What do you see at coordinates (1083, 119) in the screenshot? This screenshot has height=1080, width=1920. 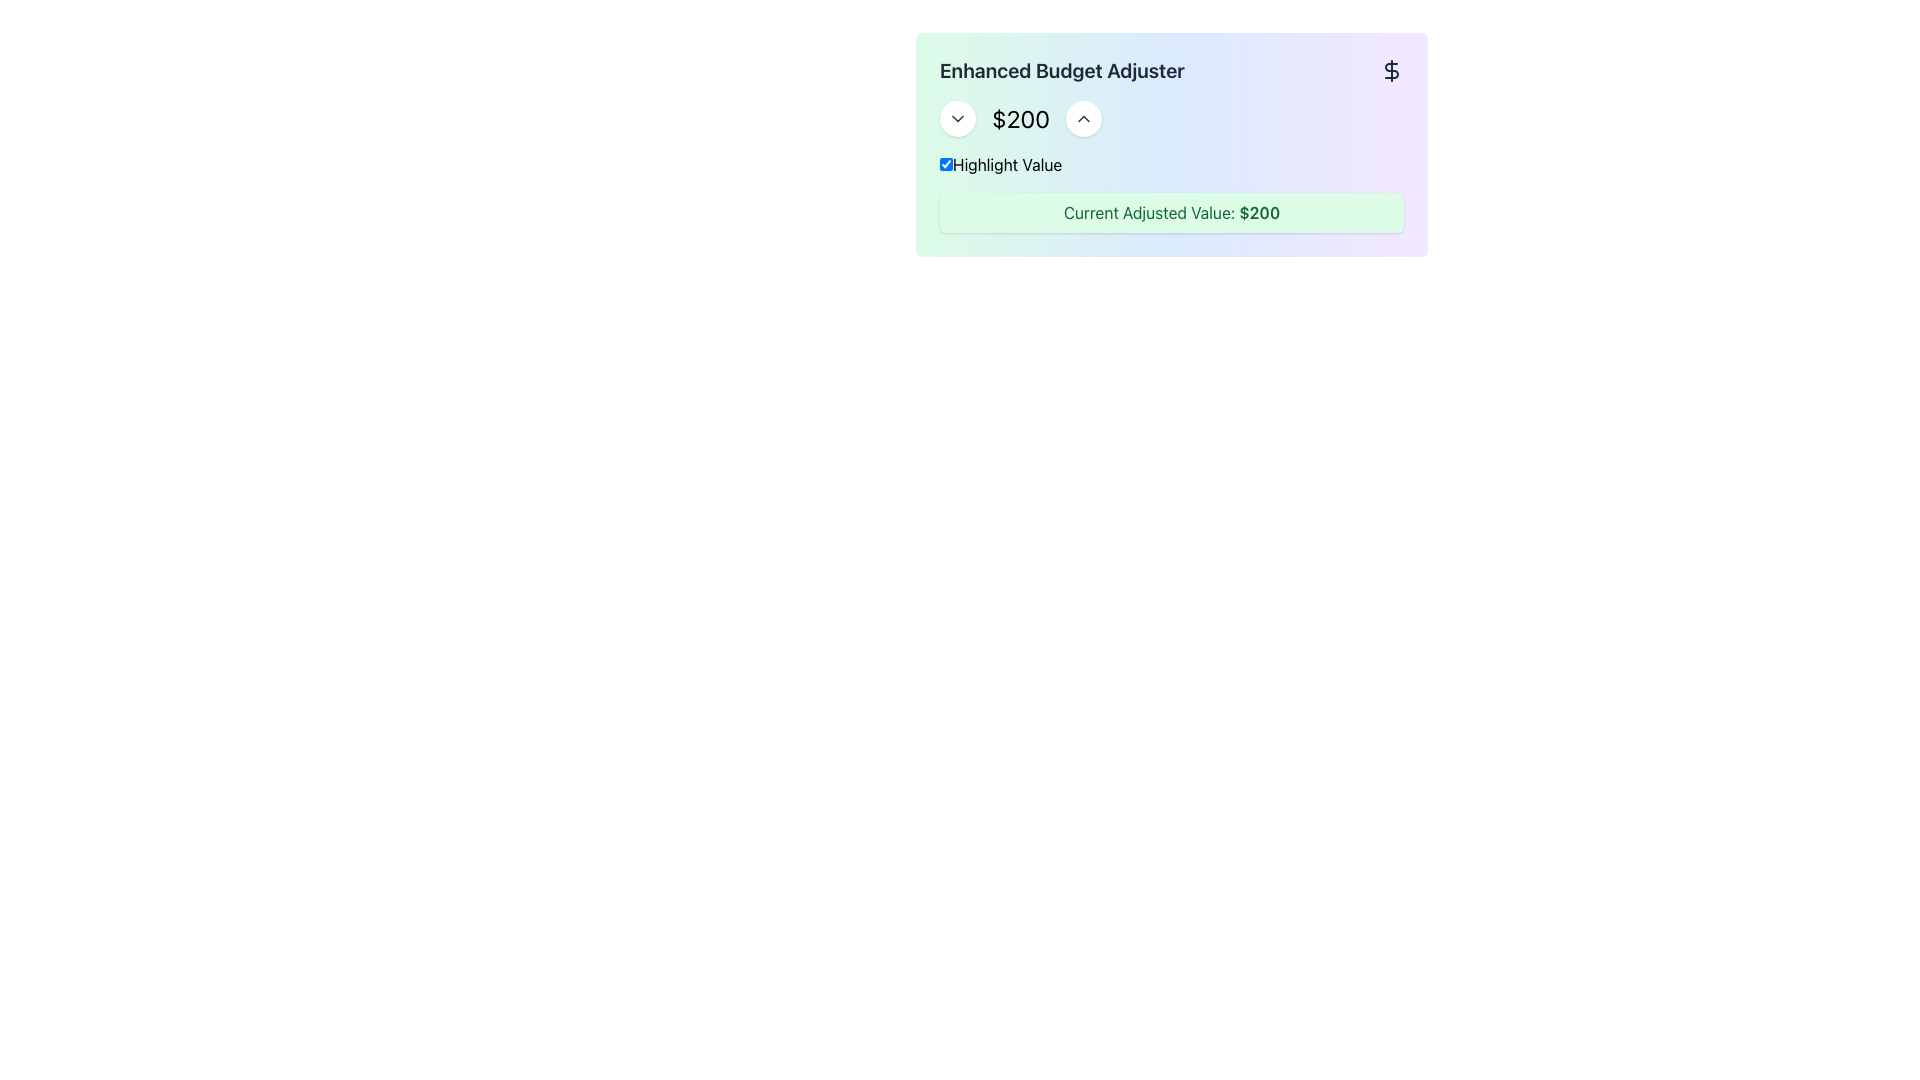 I see `the increment button located to the right of the '$200' text label` at bounding box center [1083, 119].